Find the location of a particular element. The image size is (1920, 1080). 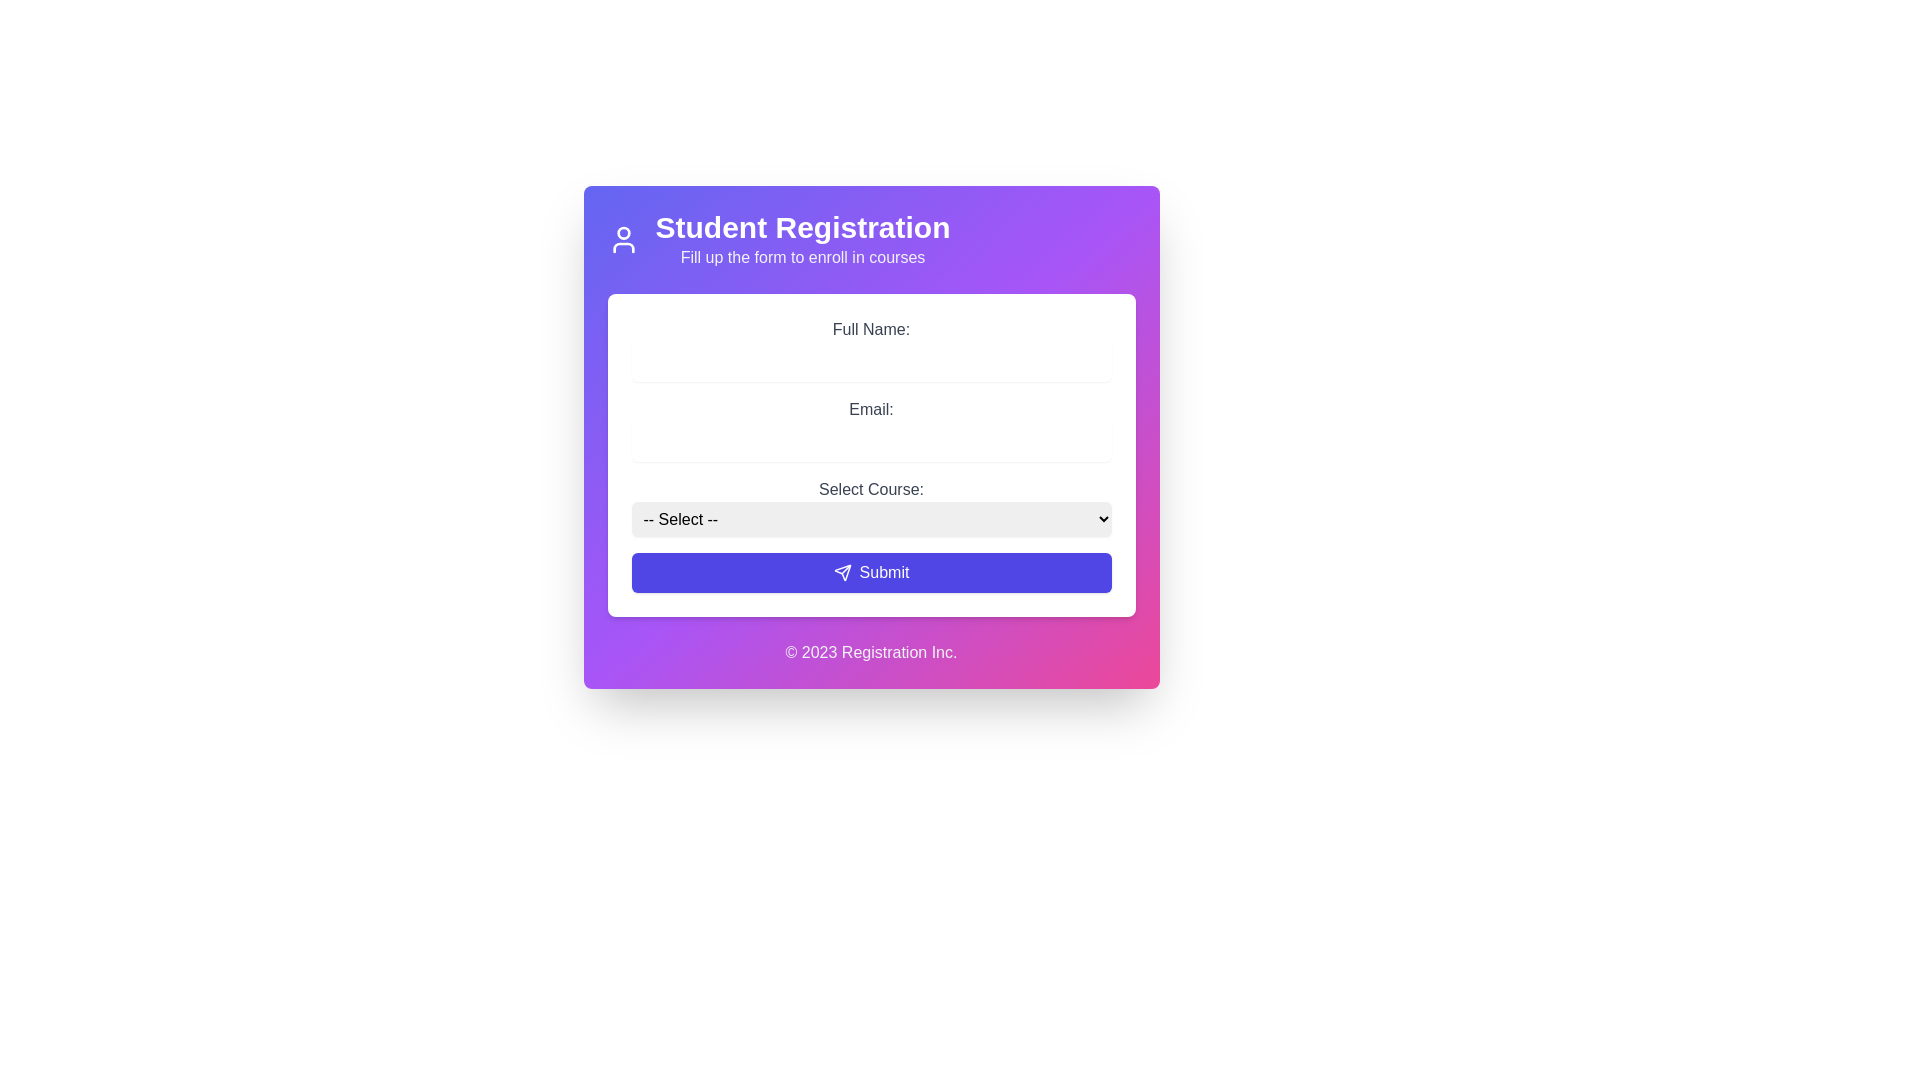

the 'Submit' button, which is a full-width button with a purple background, white text, and a paper plane icon, located at the bottom of the registration box is located at coordinates (871, 573).